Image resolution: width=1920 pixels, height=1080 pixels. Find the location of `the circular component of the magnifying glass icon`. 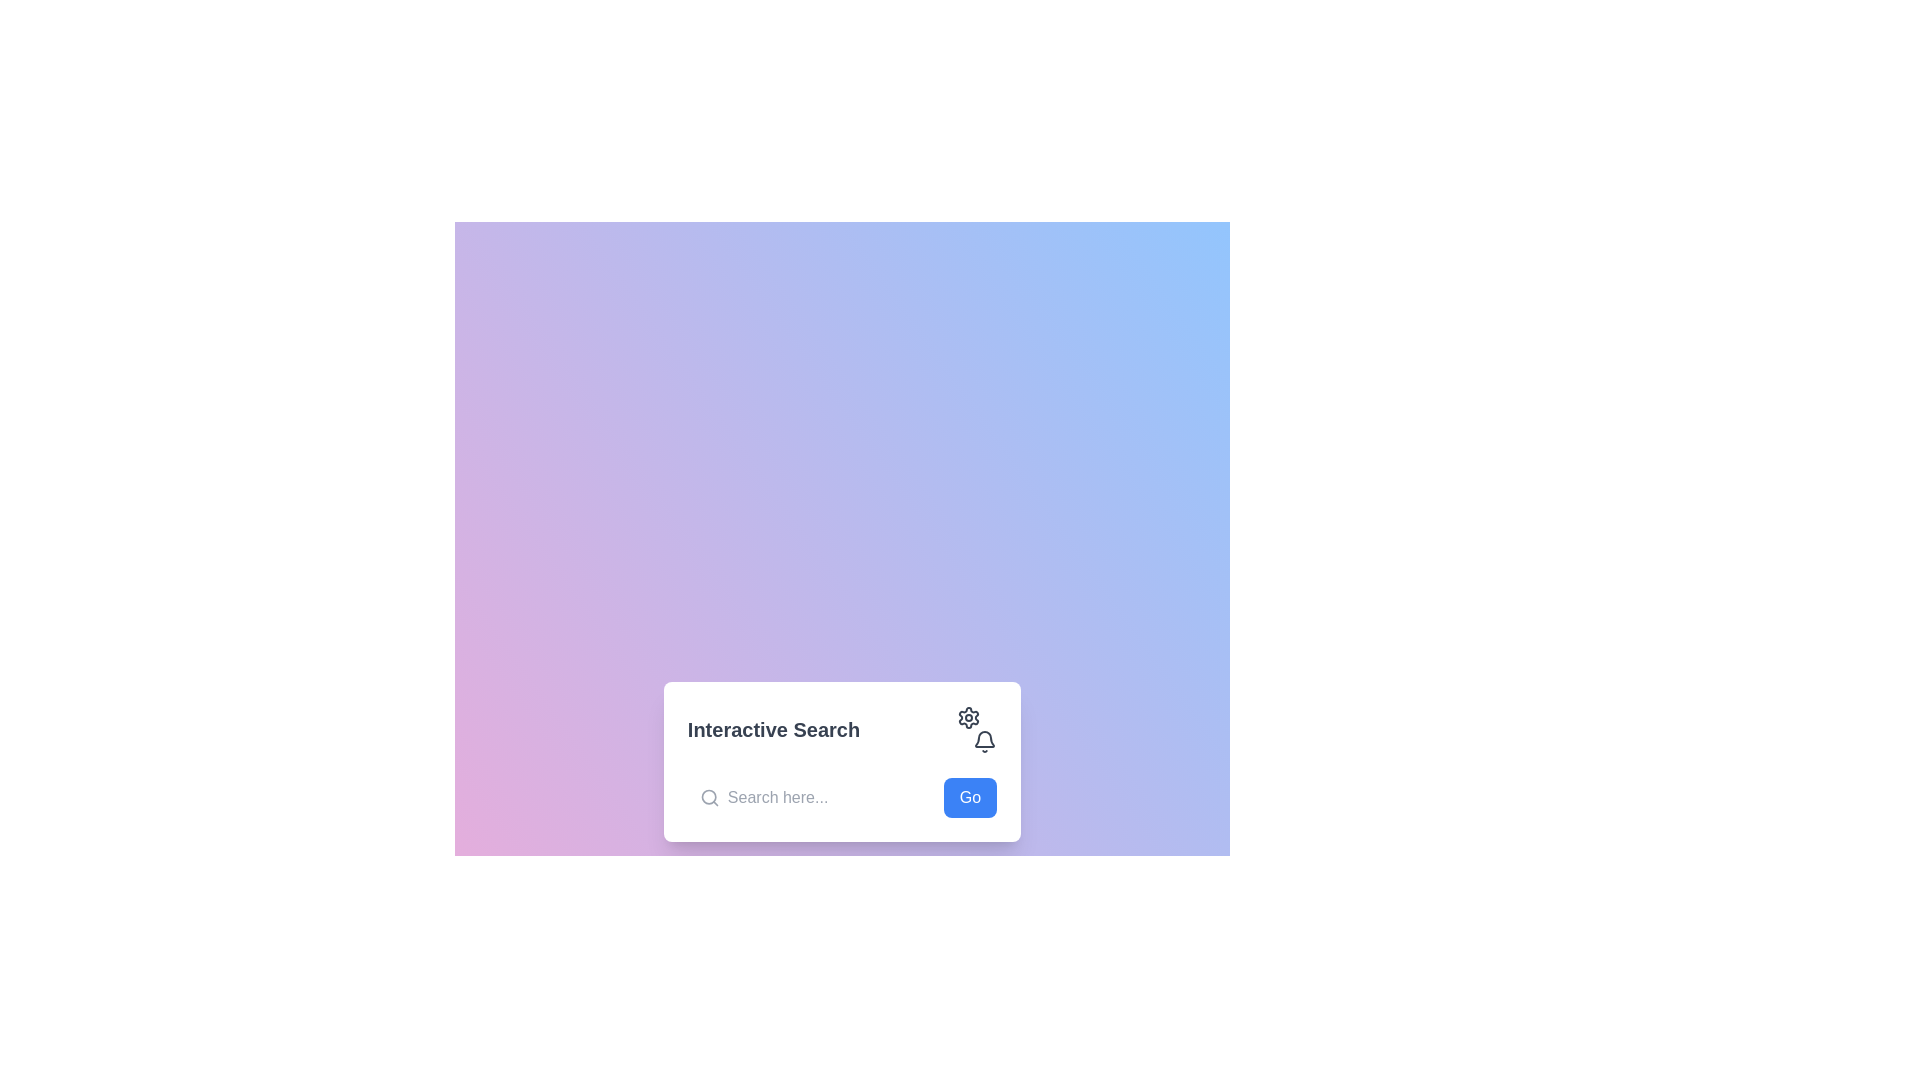

the circular component of the magnifying glass icon is located at coordinates (709, 796).